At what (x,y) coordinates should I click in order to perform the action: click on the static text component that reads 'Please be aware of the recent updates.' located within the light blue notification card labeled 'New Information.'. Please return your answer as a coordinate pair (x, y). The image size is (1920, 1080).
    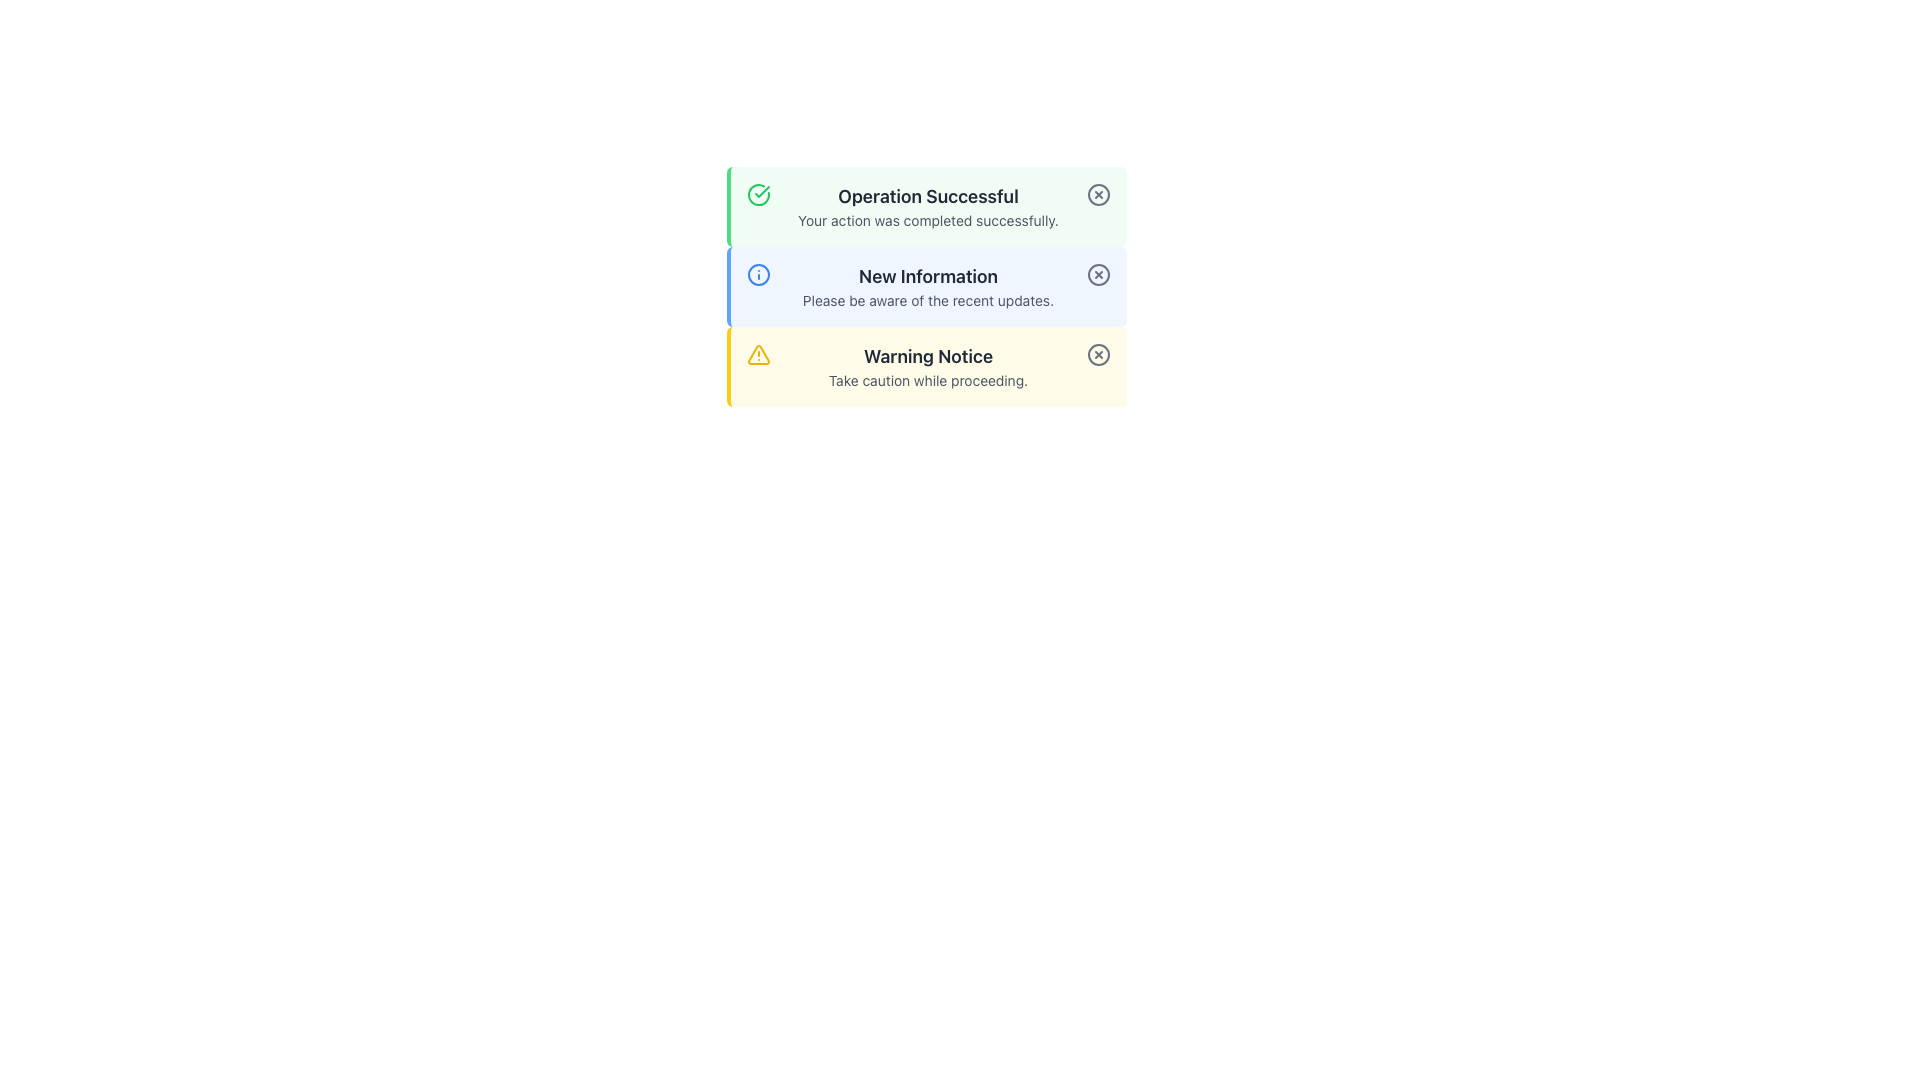
    Looking at the image, I should click on (927, 300).